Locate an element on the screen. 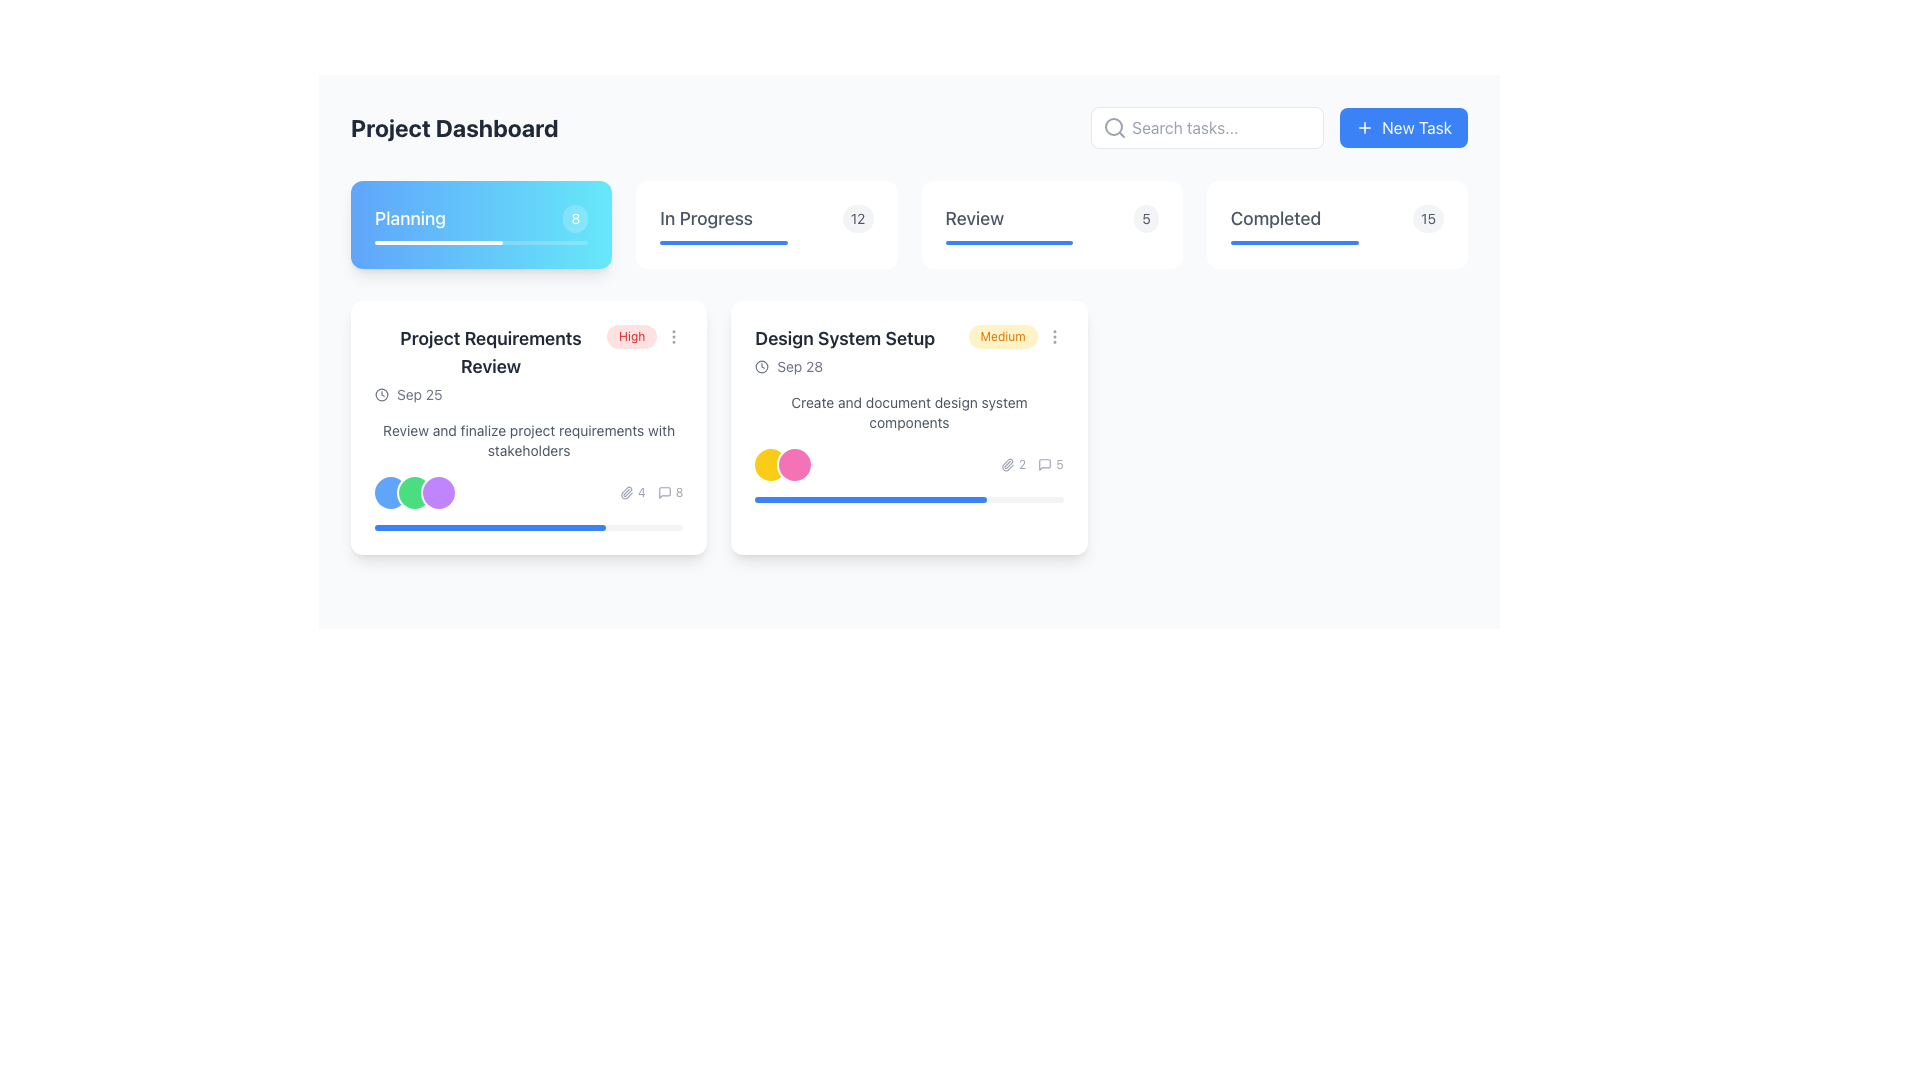 This screenshot has height=1080, width=1920. the Avatar or Profile Picture representing the user 'Lisa', which is the second avatar in a row at the bottom of the 'Design System Setup' card is located at coordinates (794, 465).